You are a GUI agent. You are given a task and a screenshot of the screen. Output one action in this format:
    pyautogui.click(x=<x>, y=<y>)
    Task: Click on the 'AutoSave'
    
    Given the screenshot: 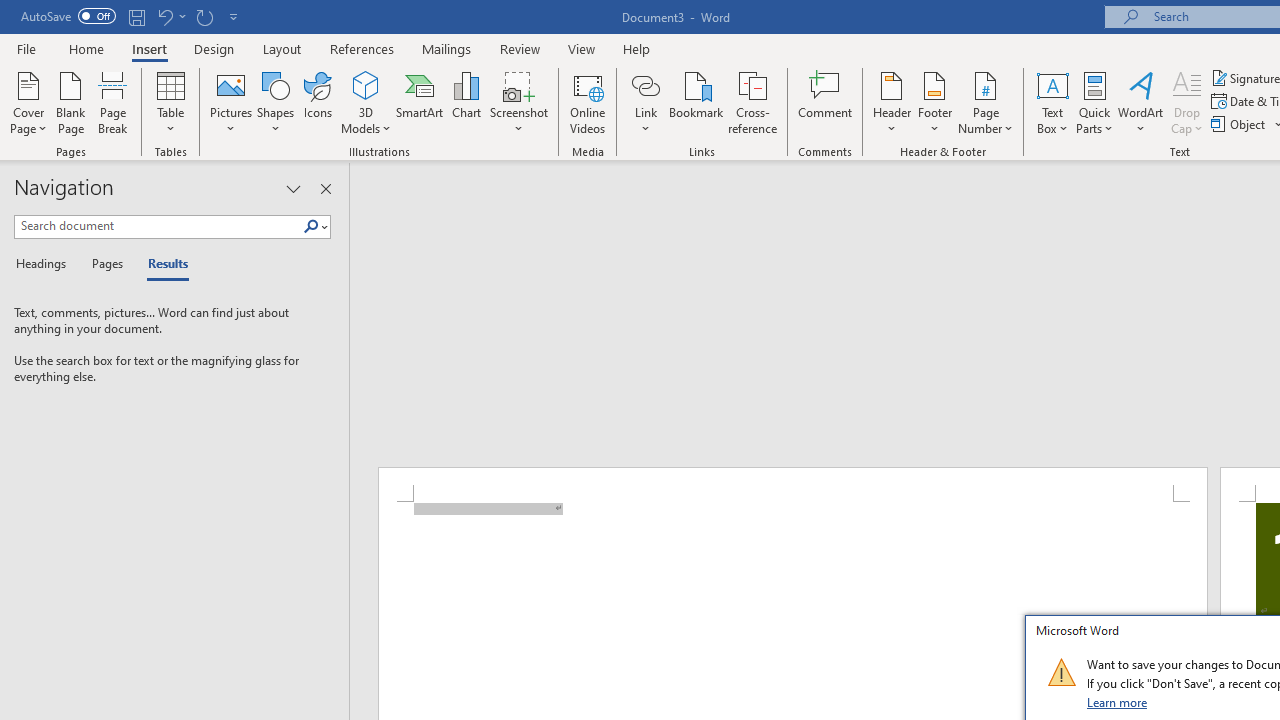 What is the action you would take?
    pyautogui.click(x=68, y=16)
    